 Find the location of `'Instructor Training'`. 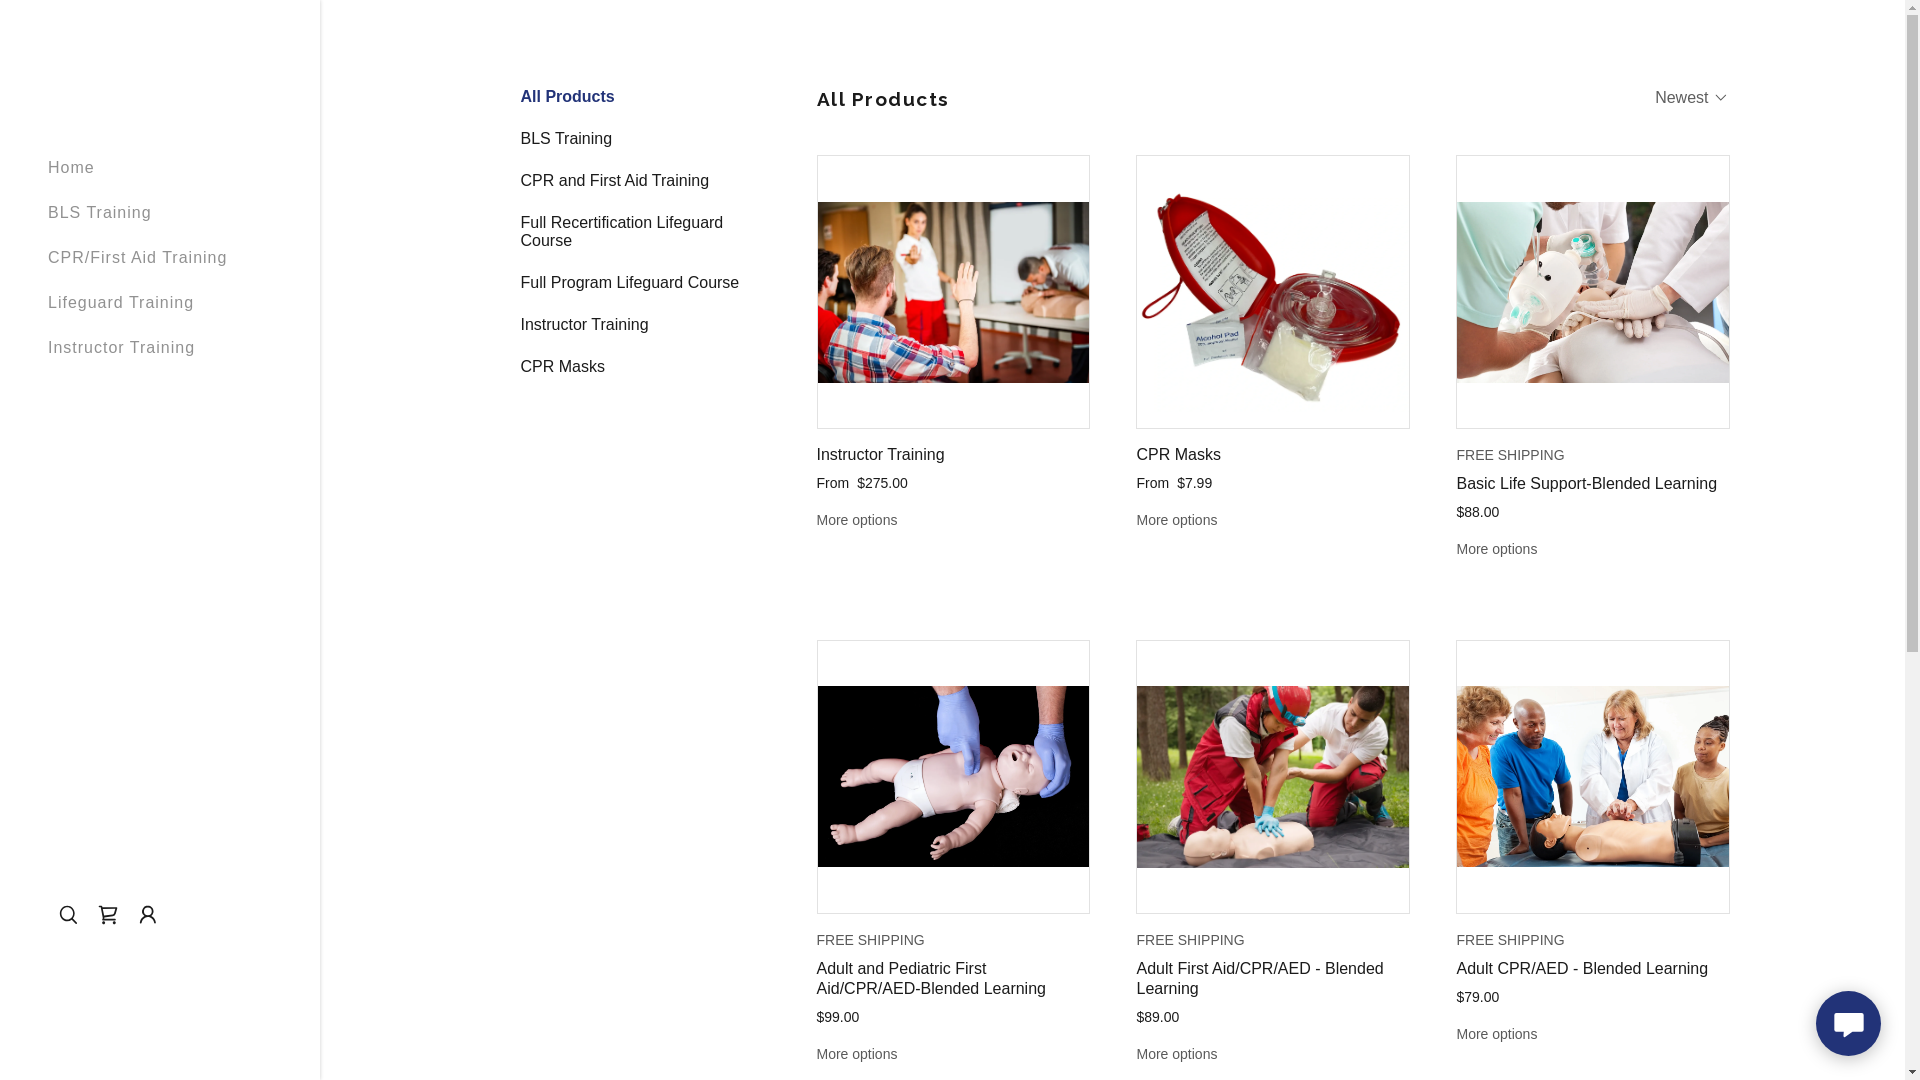

'Instructor Training' is located at coordinates (631, 323).